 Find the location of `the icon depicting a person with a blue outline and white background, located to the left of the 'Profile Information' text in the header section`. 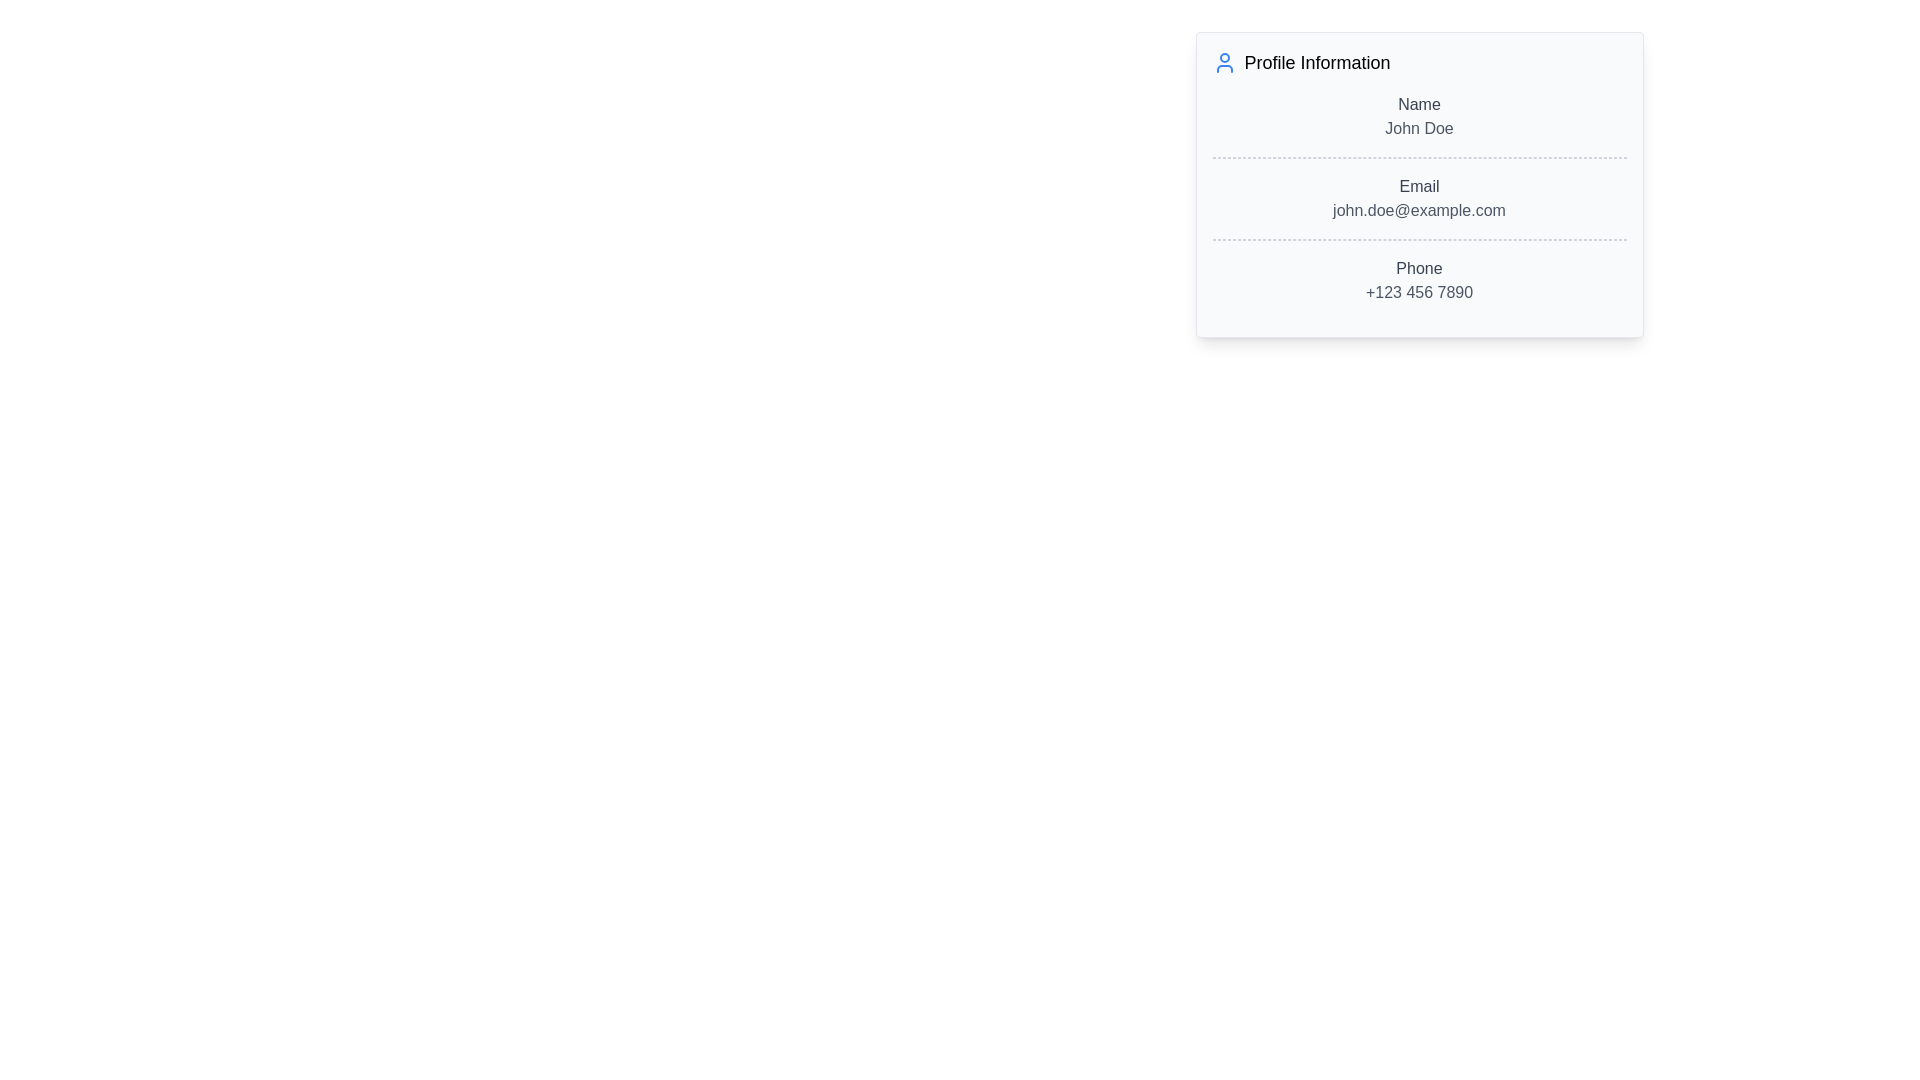

the icon depicting a person with a blue outline and white background, located to the left of the 'Profile Information' text in the header section is located at coordinates (1223, 61).